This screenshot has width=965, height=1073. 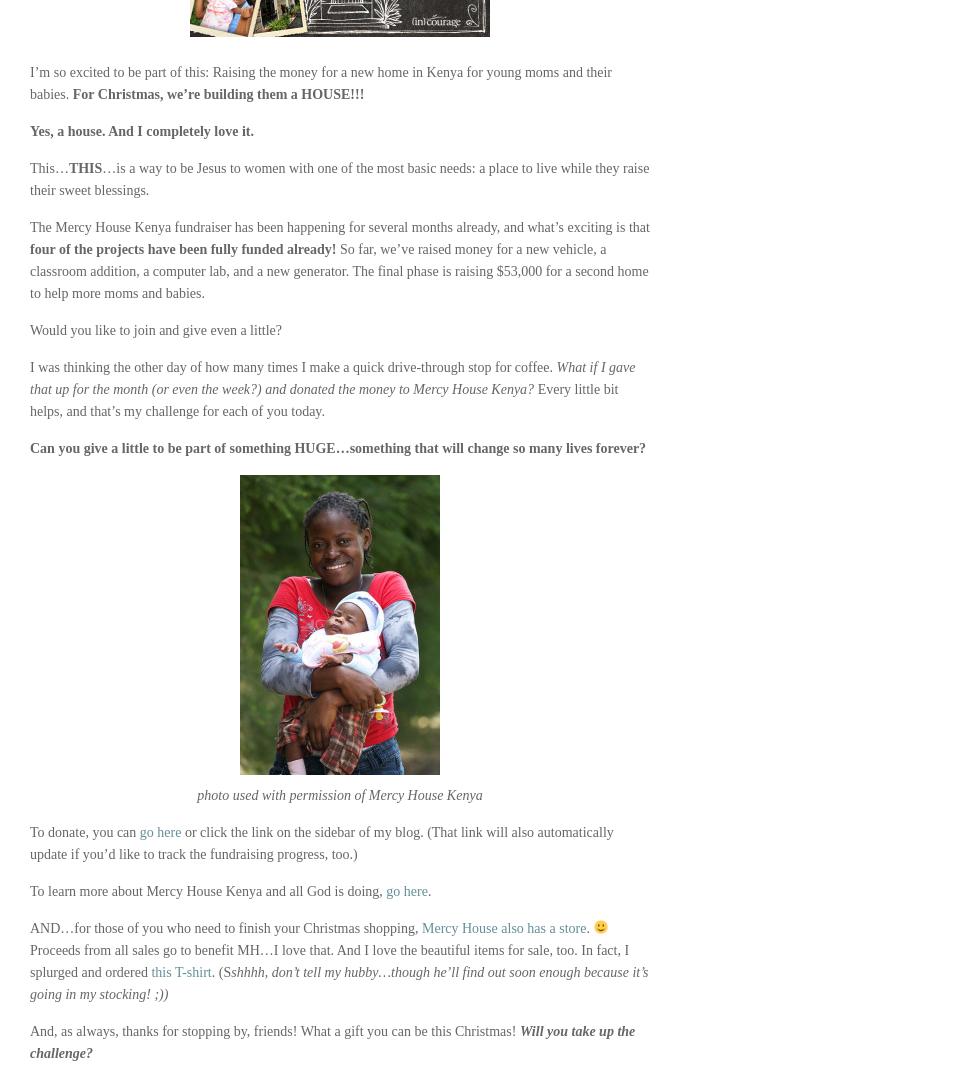 I want to click on 'Proceeds from all sales go to benefit MH…I love that. And I love the beautiful items for sale, too. In fact, I splurged and ordered', so click(x=328, y=960).